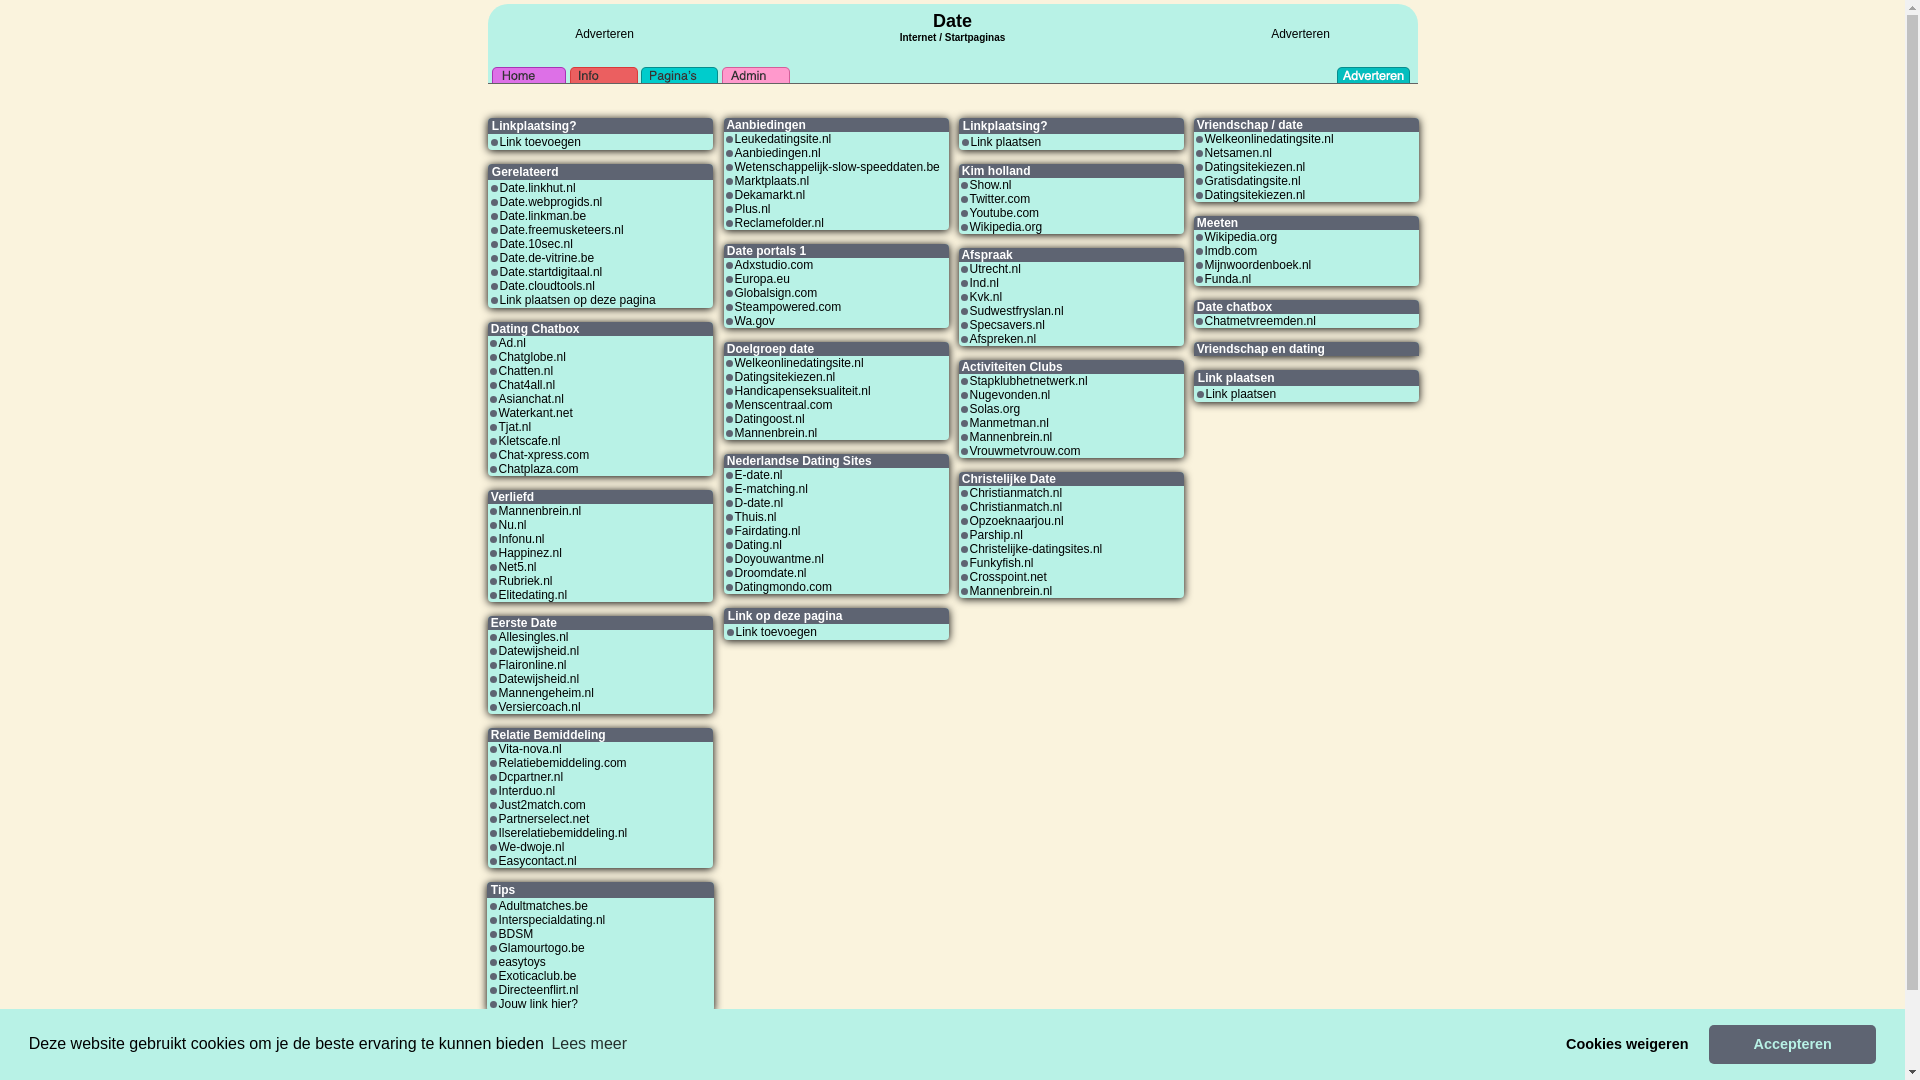 The image size is (1920, 1080). What do you see at coordinates (733, 152) in the screenshot?
I see `'Aanbiedingen.nl'` at bounding box center [733, 152].